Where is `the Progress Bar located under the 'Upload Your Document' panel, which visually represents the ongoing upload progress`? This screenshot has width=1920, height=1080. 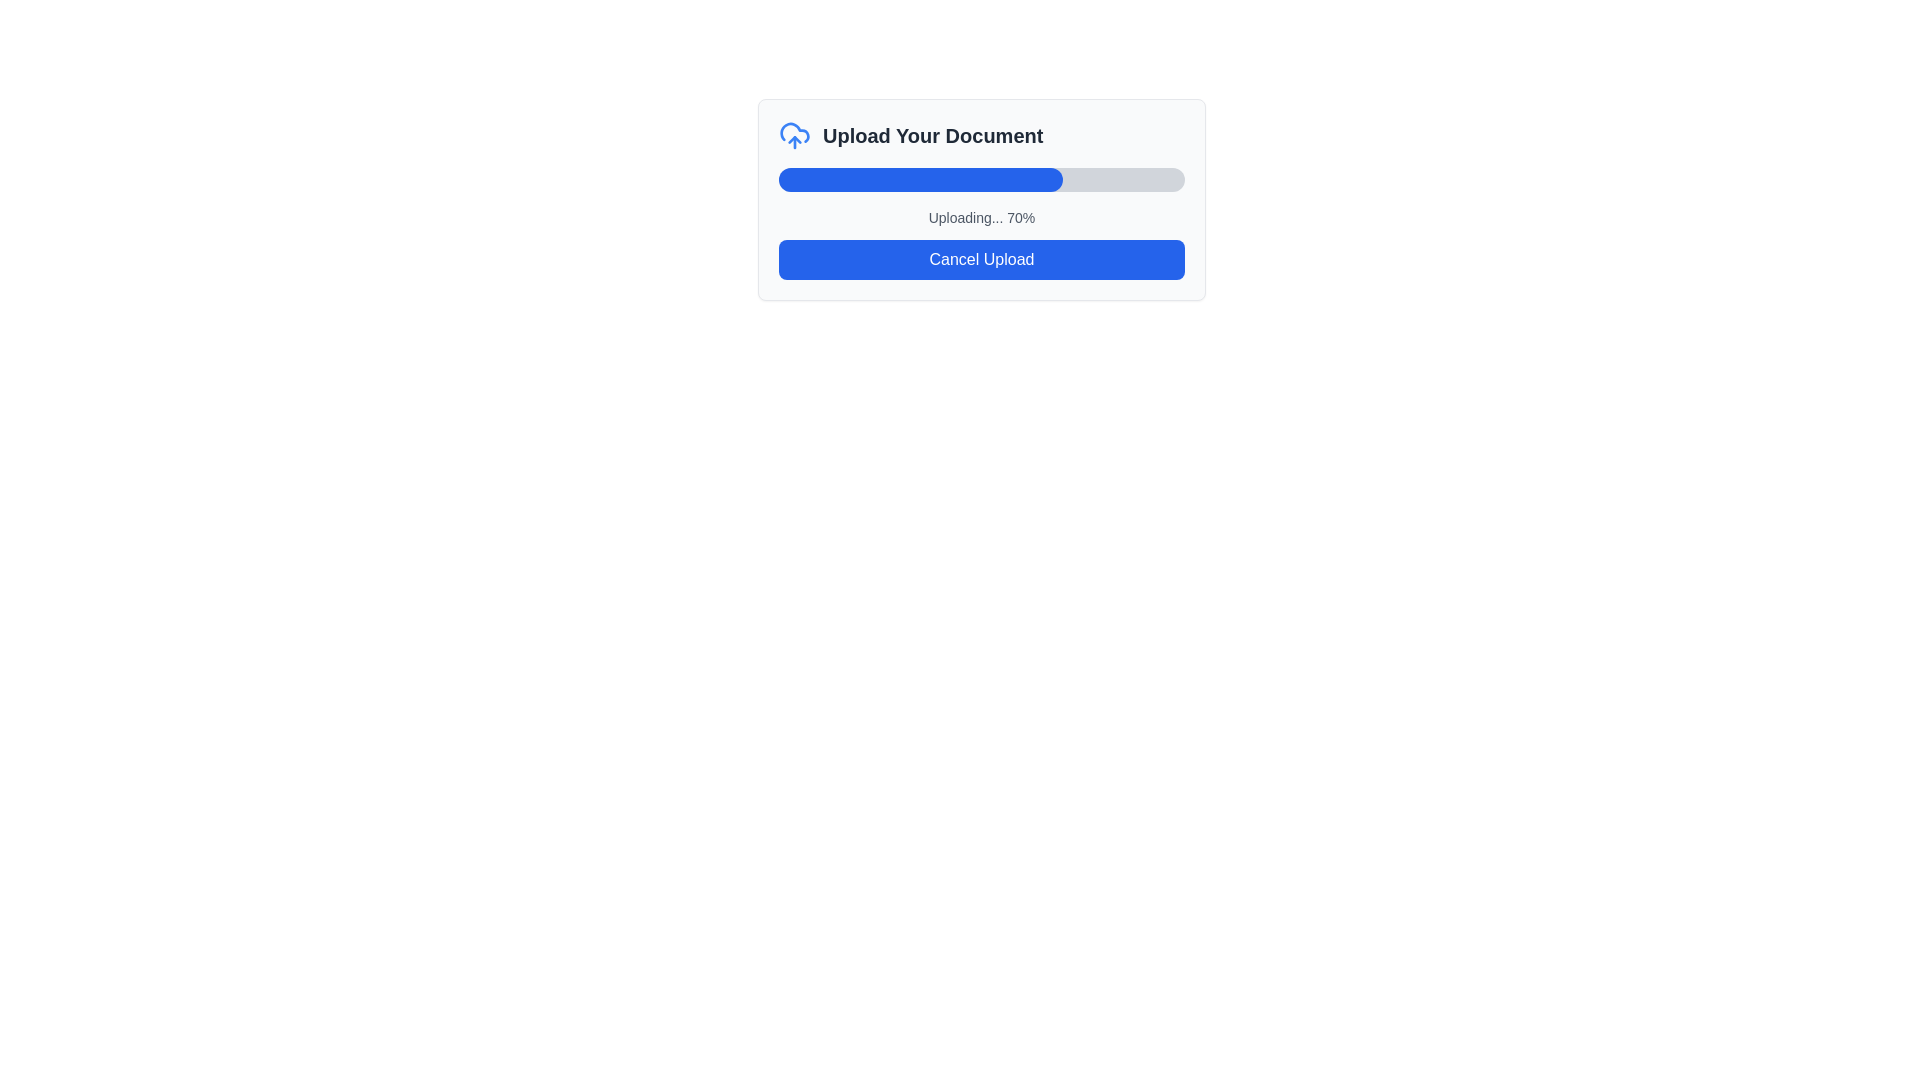 the Progress Bar located under the 'Upload Your Document' panel, which visually represents the ongoing upload progress is located at coordinates (982, 180).